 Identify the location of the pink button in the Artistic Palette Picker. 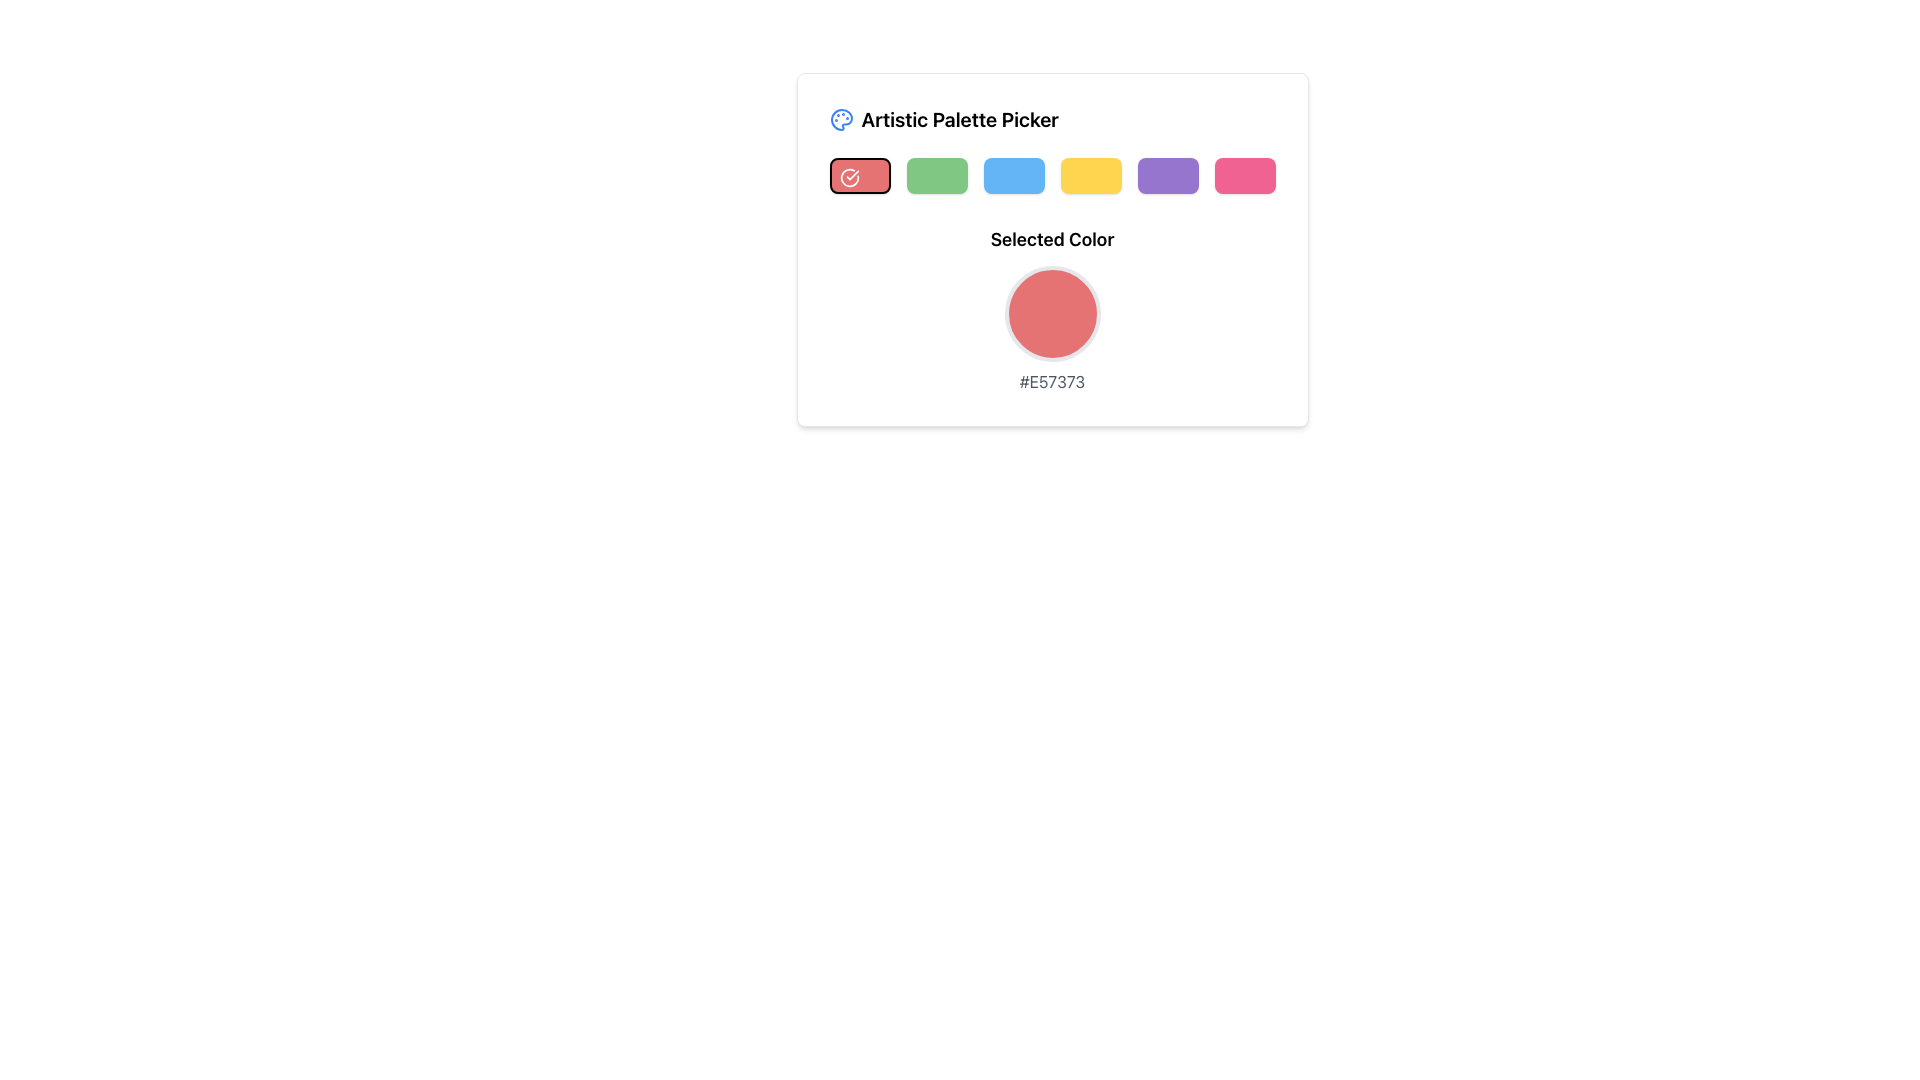
(1243, 175).